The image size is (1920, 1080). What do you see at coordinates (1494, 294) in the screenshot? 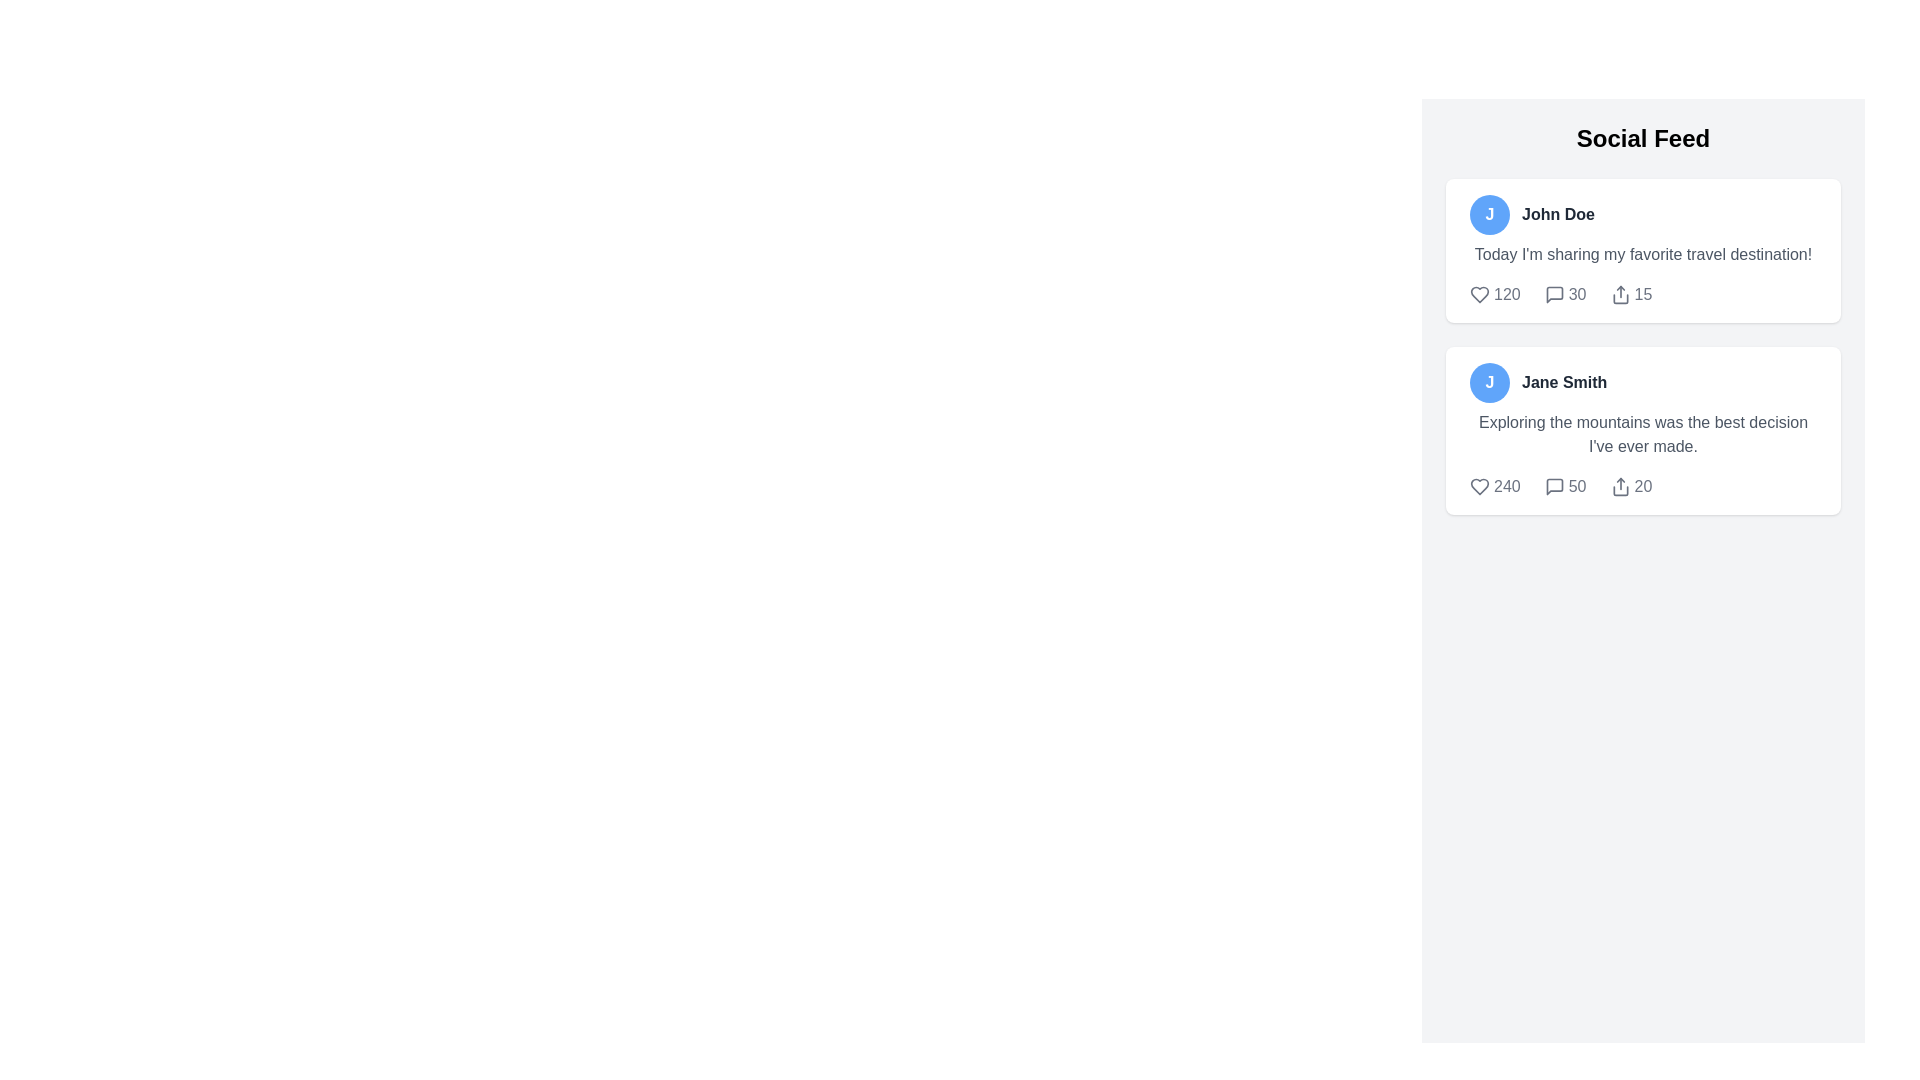
I see `the interactive counter displaying the number of likes for the post by John Doe in the Social Feed section` at bounding box center [1494, 294].